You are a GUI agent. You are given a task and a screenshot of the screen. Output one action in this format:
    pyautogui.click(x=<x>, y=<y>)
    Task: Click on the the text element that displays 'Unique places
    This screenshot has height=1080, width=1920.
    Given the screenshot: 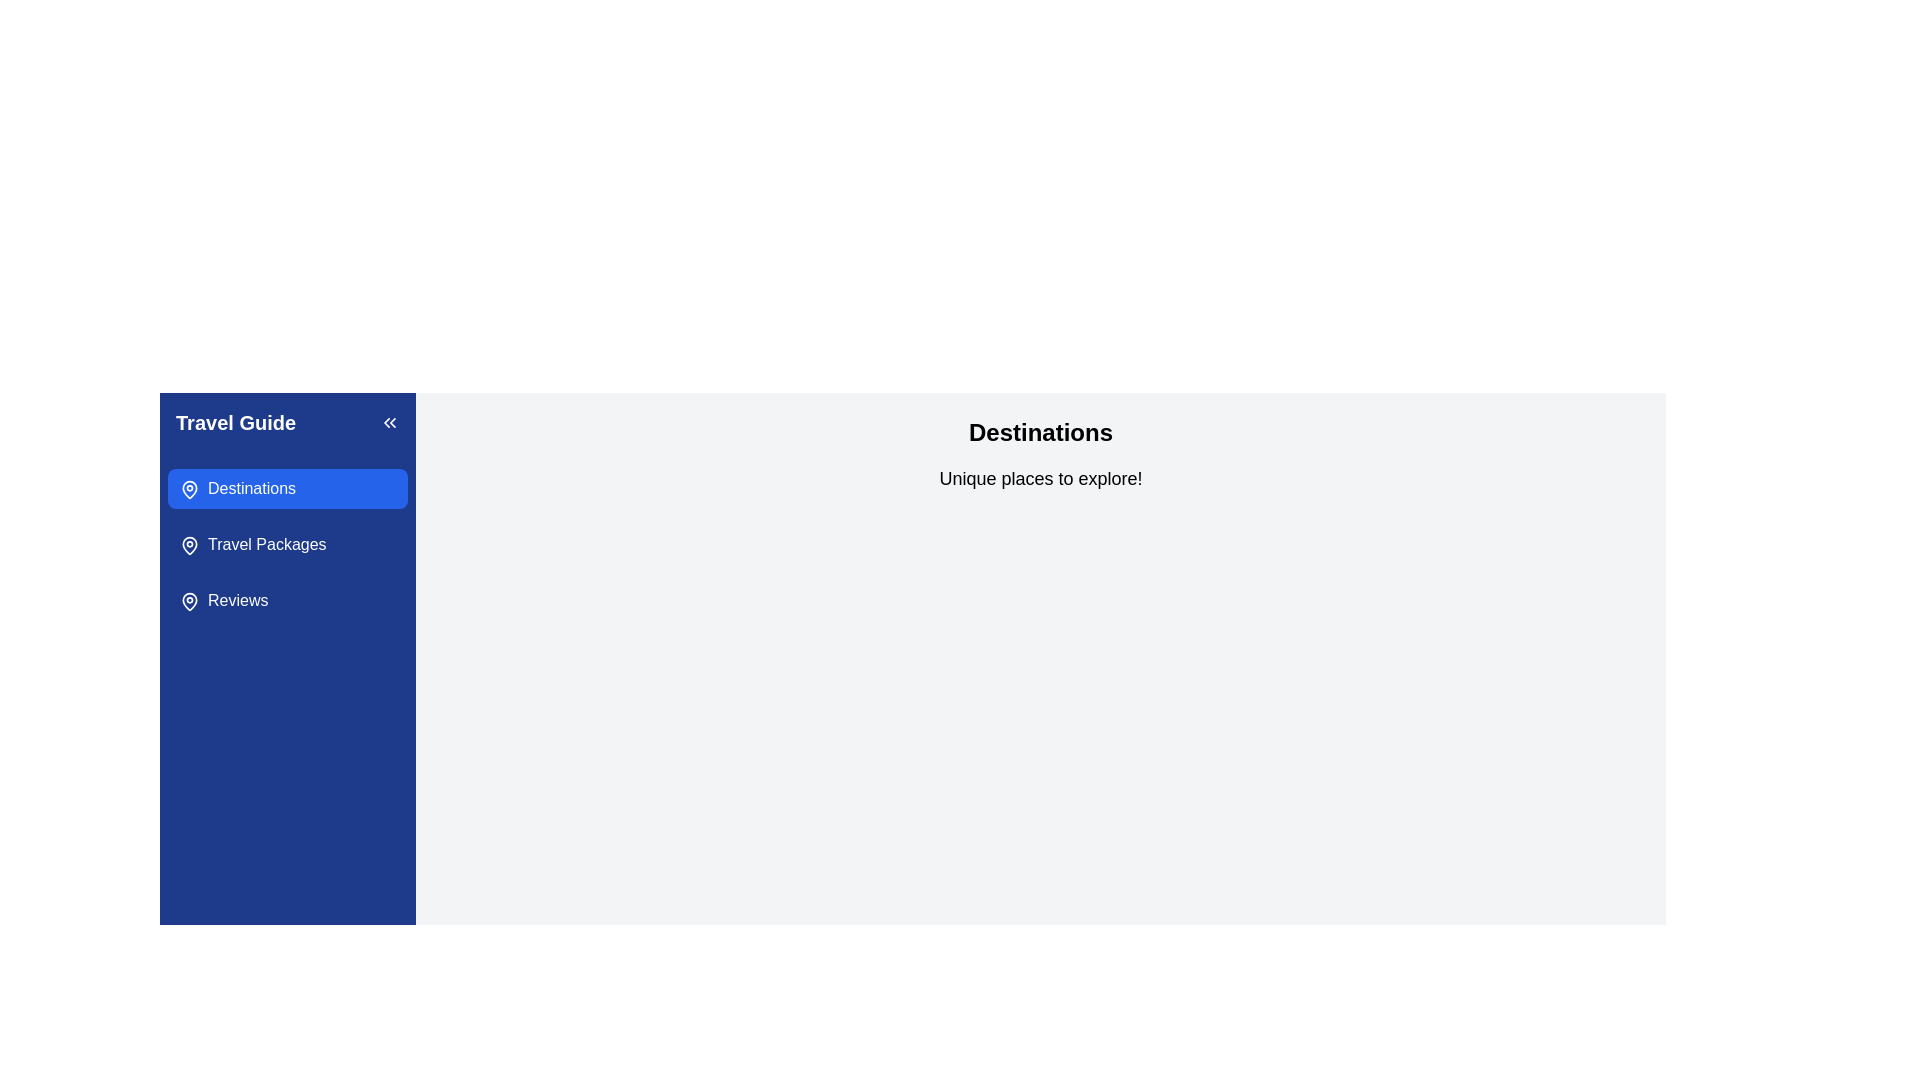 What is the action you would take?
    pyautogui.click(x=1040, y=478)
    